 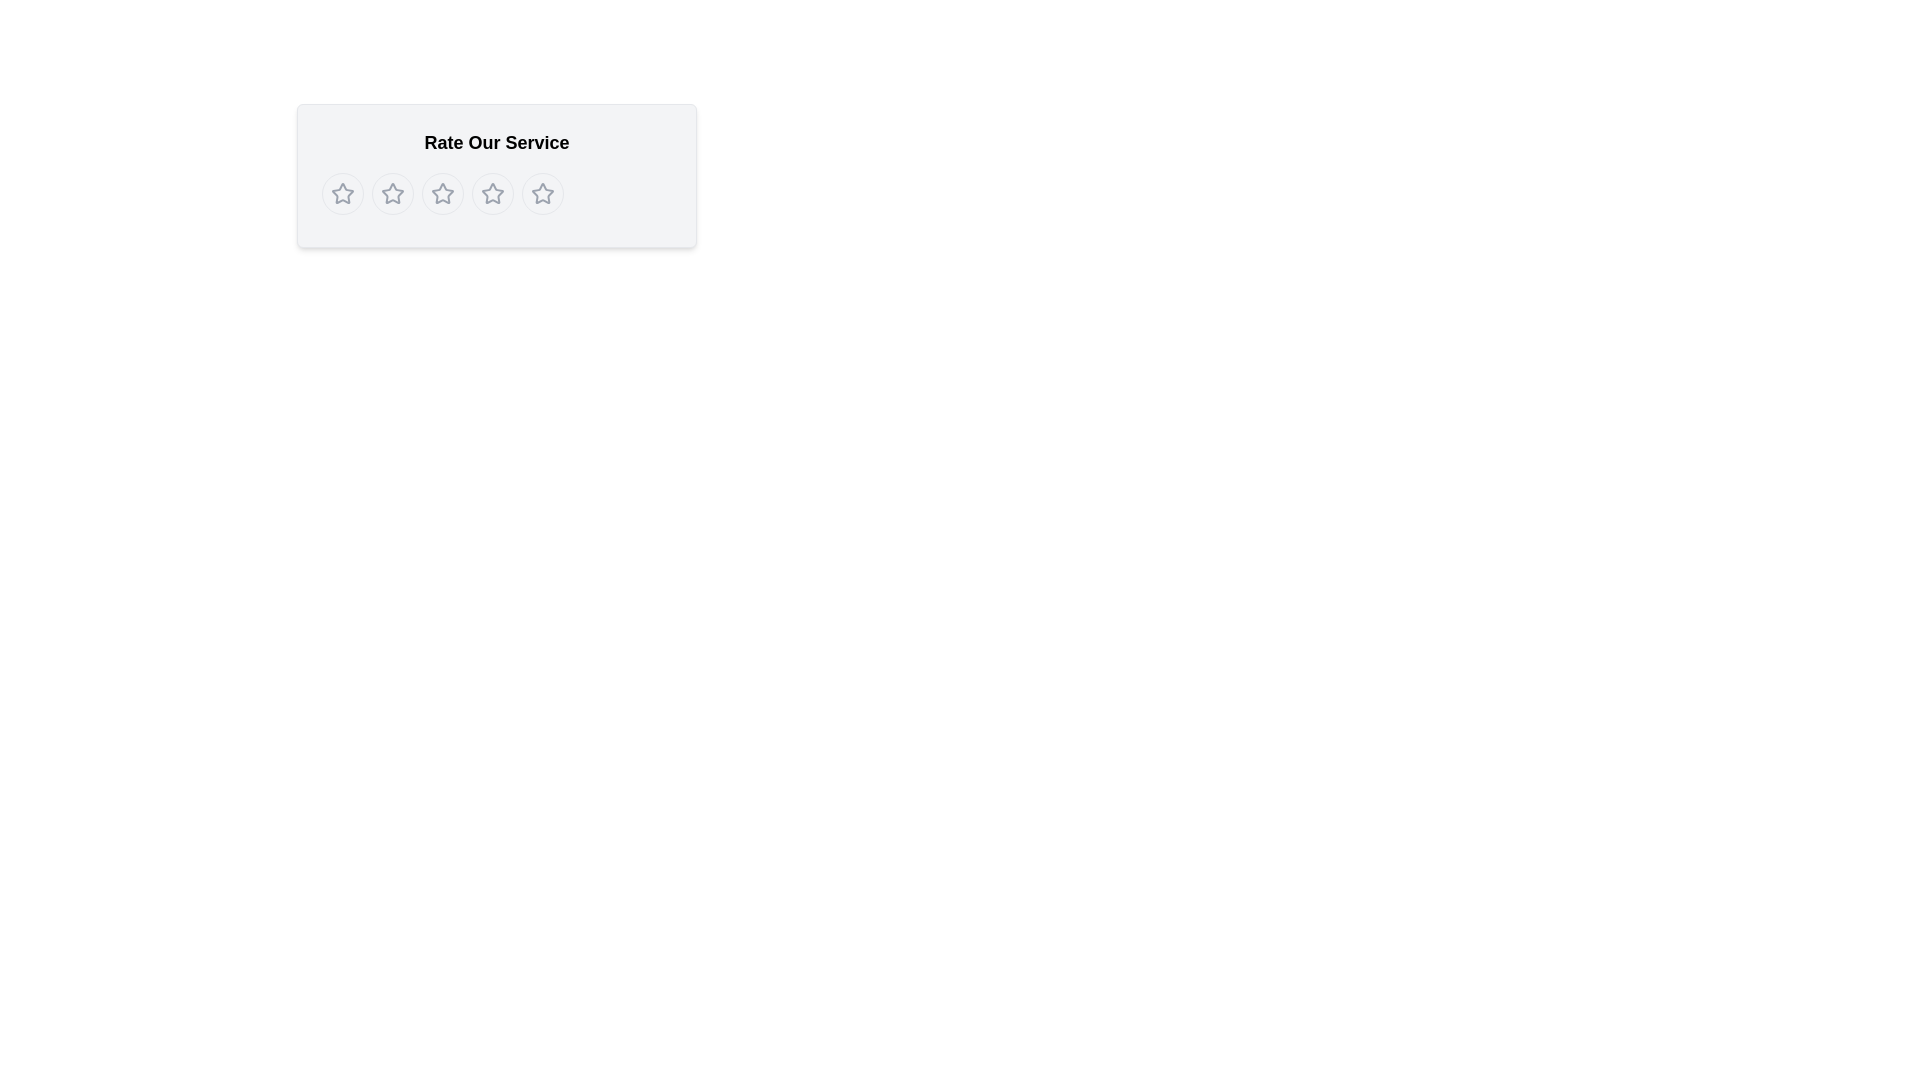 I want to click on the left-most star-shaped icon in the rating area, so click(x=342, y=193).